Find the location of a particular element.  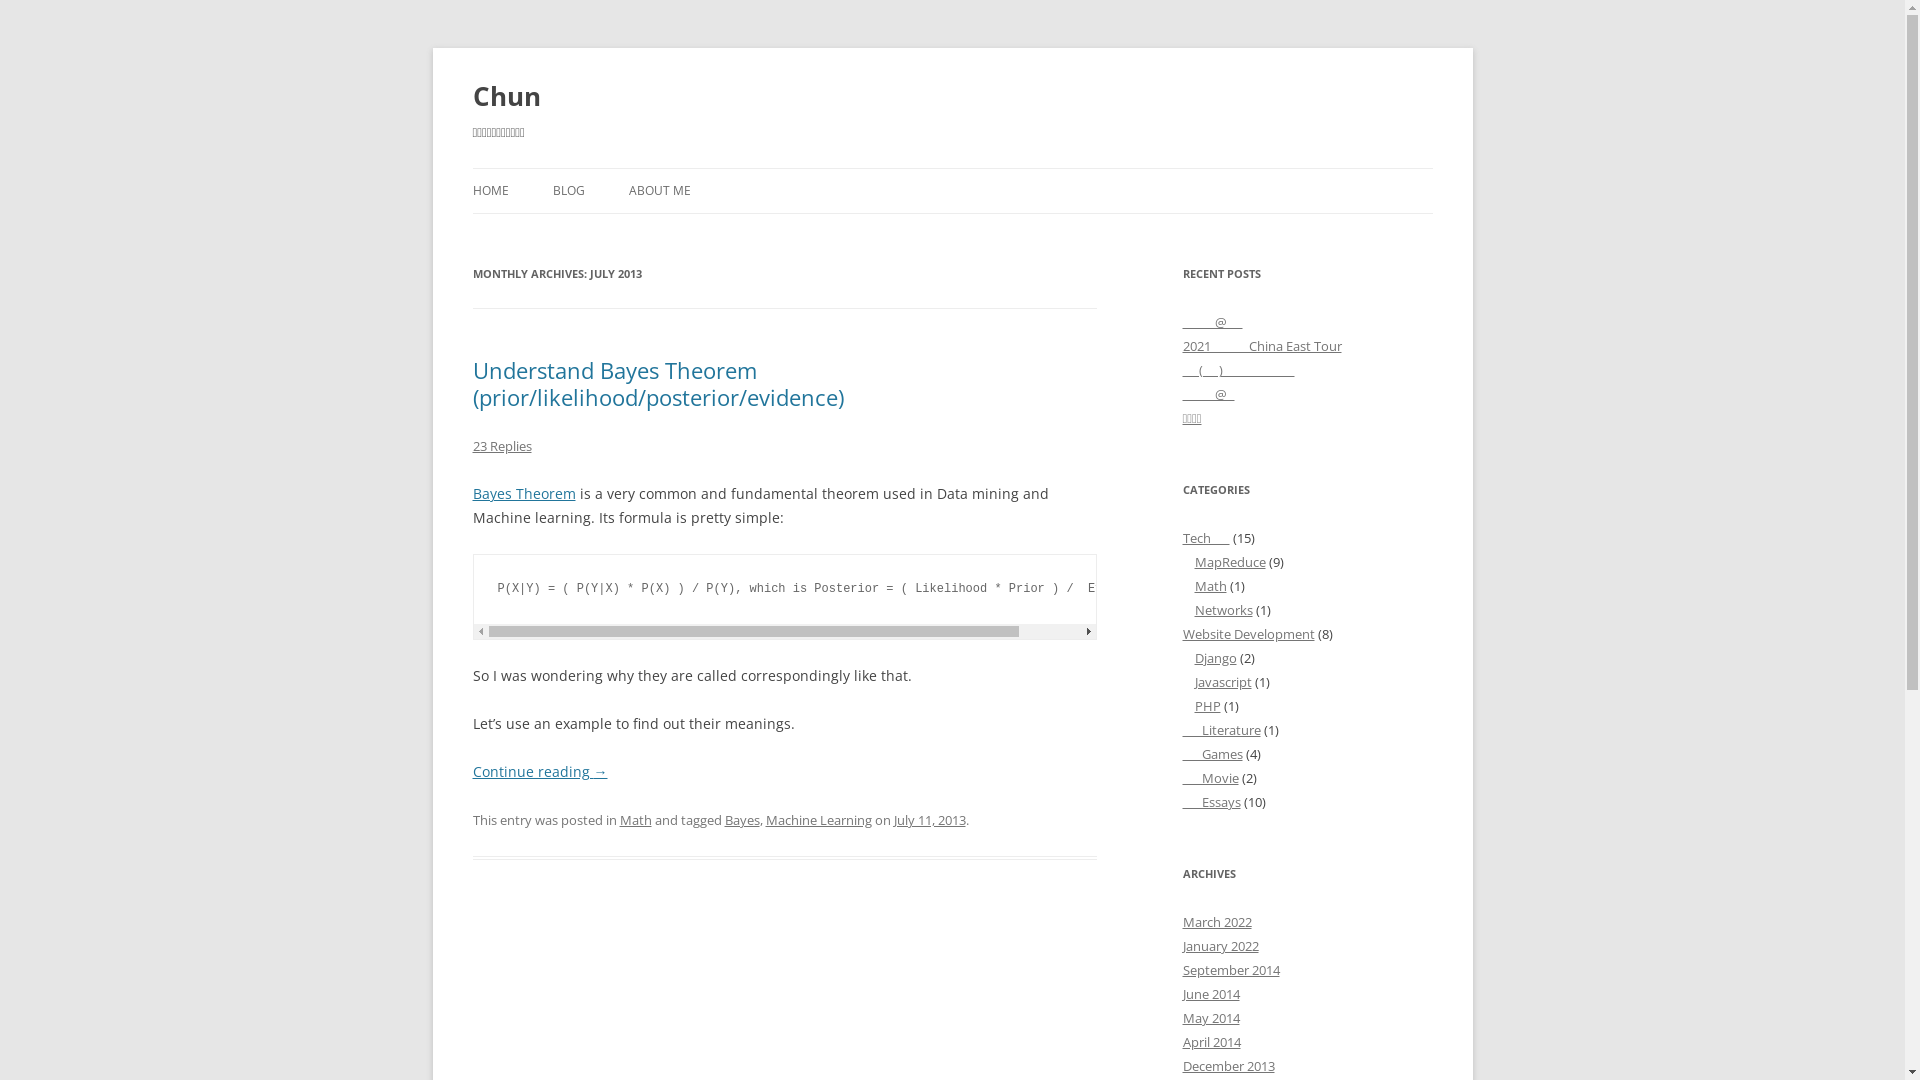

'May 2014' is located at coordinates (1209, 1018).